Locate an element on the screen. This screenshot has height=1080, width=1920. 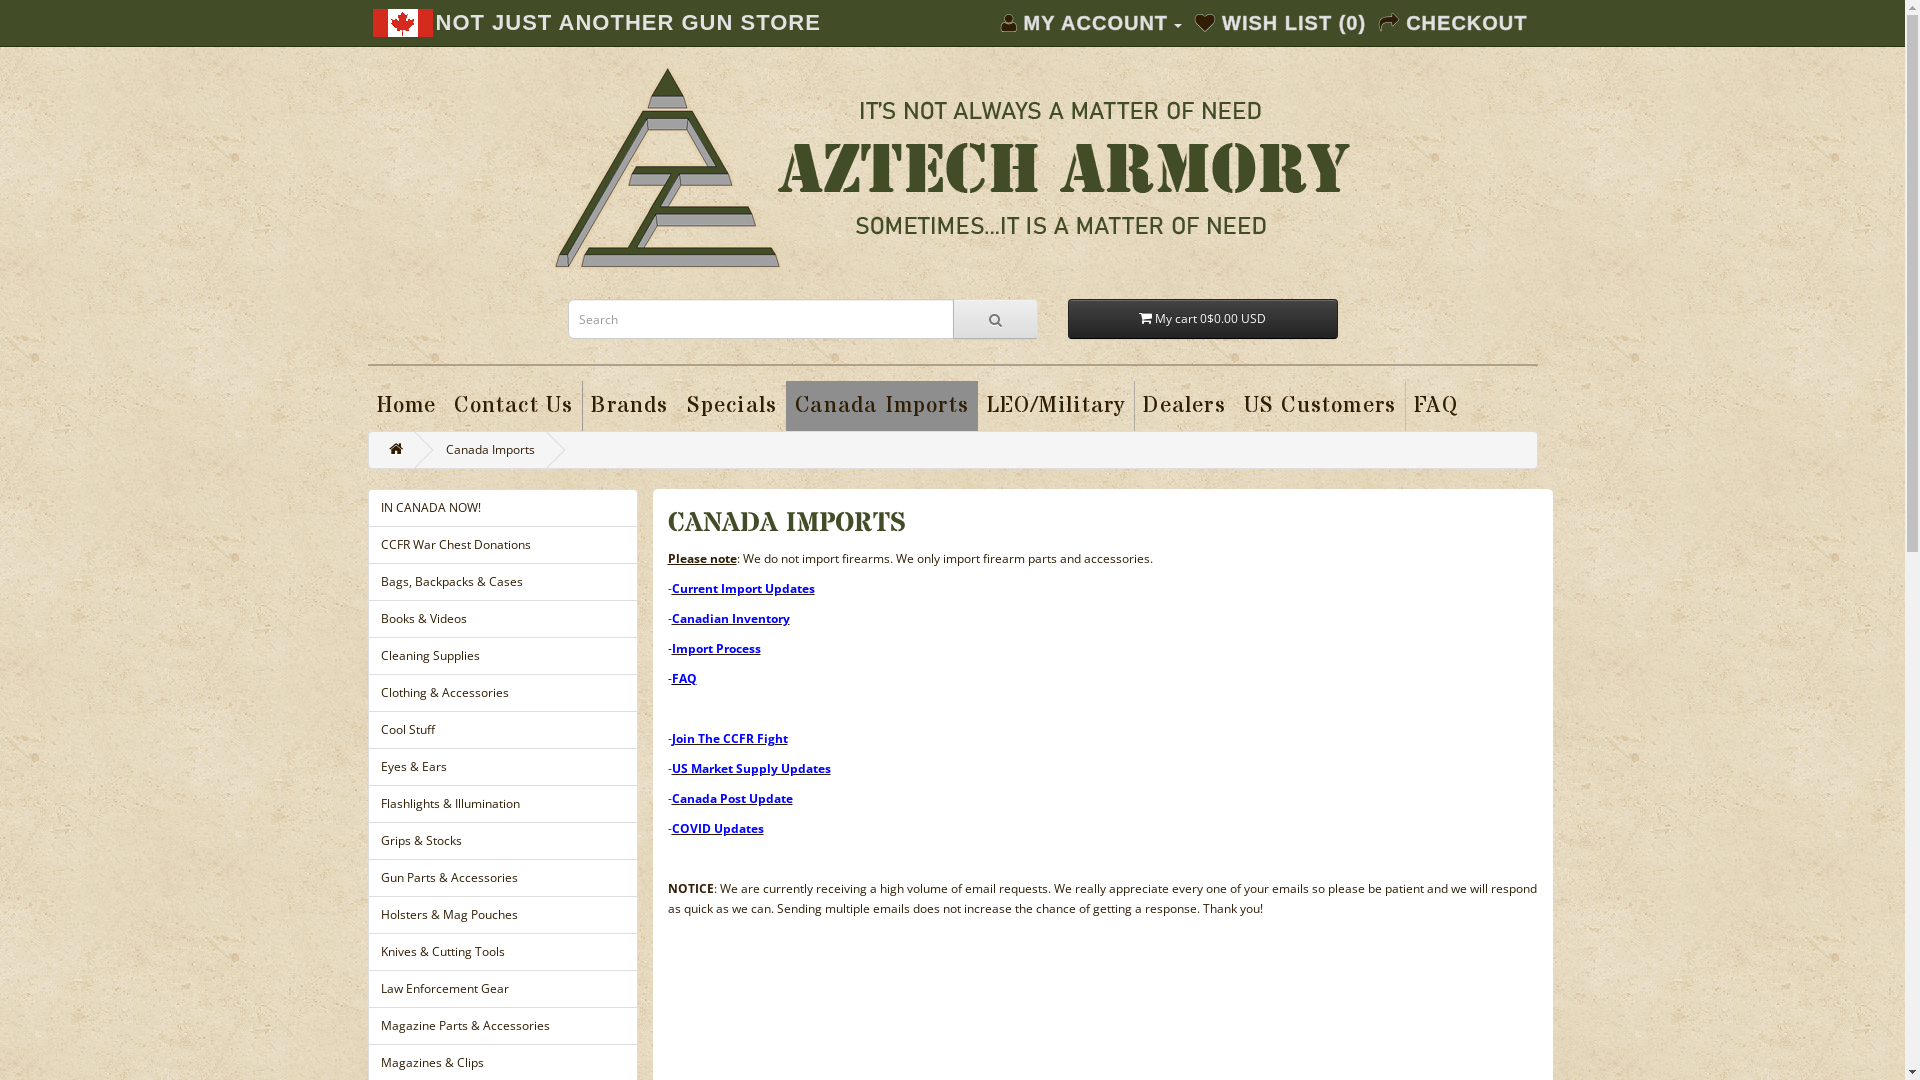
'Holsters & Mag Pouches' is located at coordinates (503, 914).